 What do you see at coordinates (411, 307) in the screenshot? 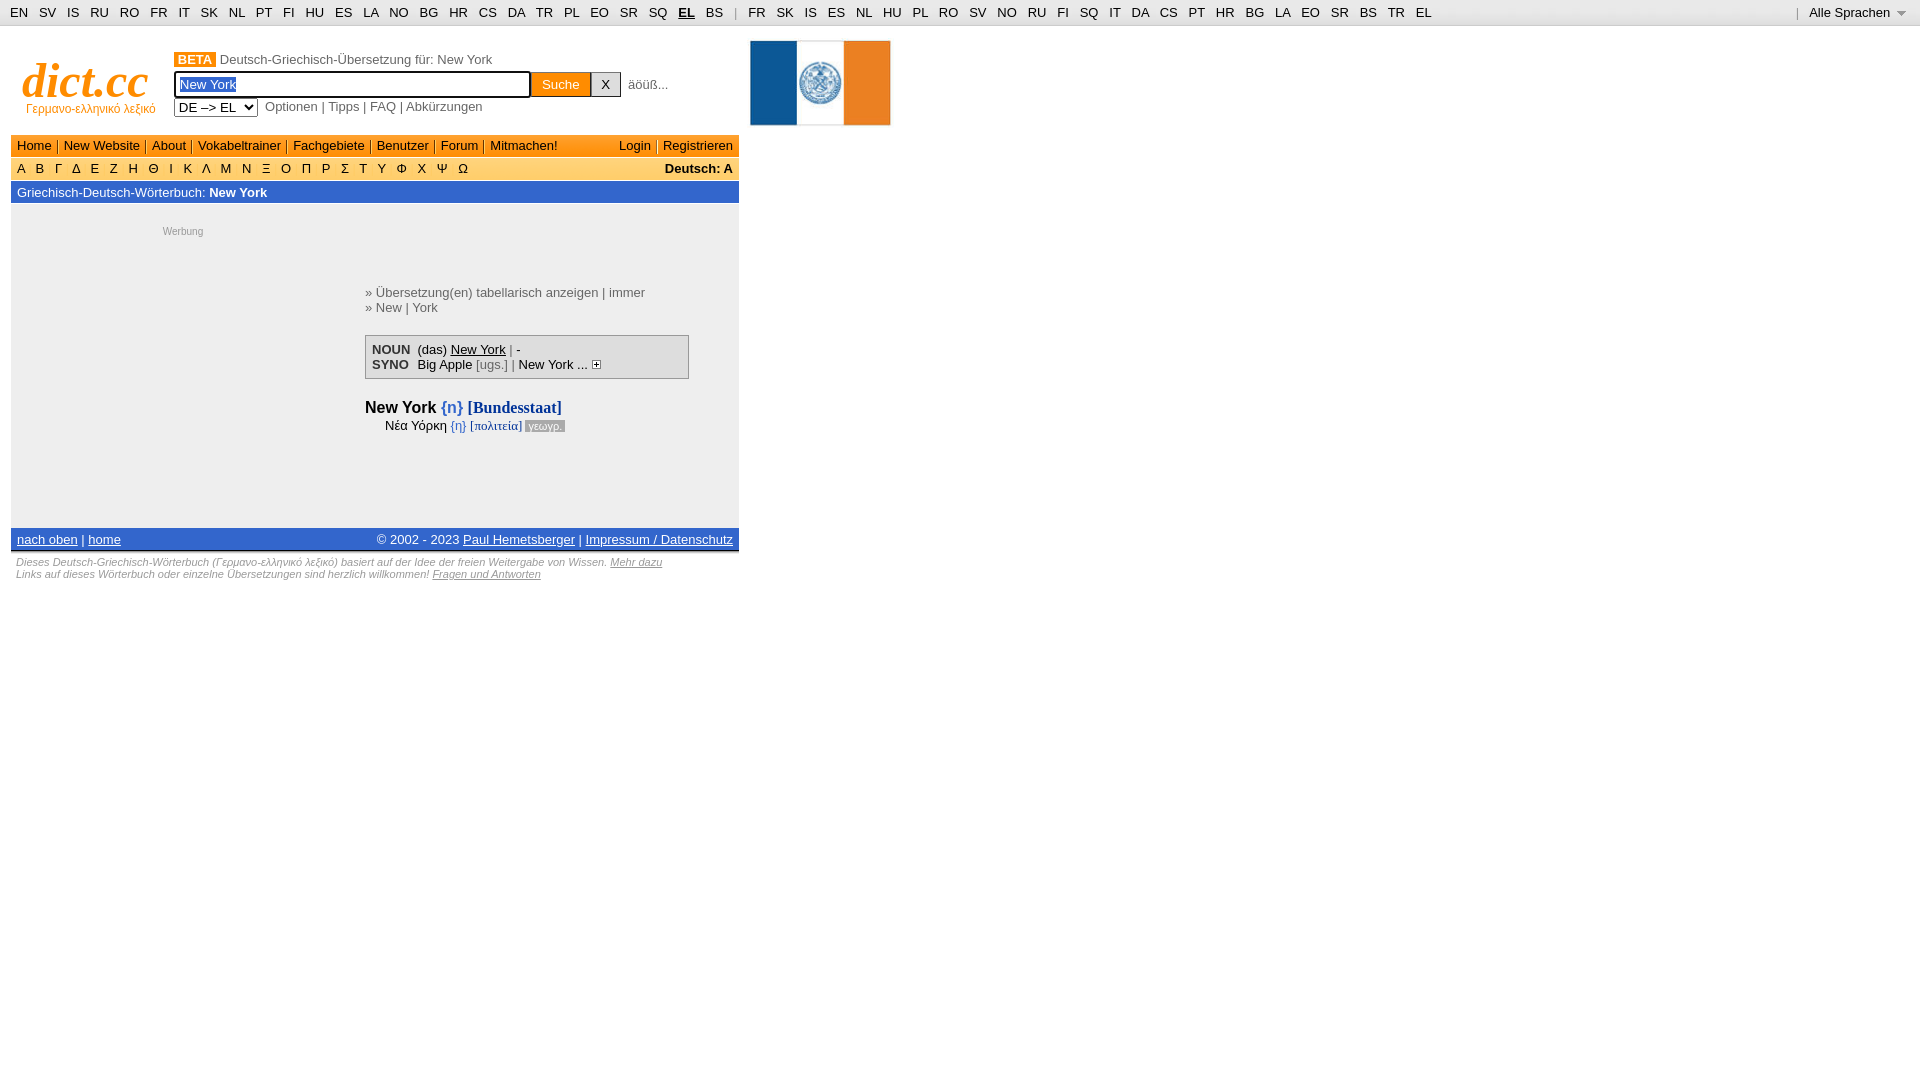
I see `'York'` at bounding box center [411, 307].